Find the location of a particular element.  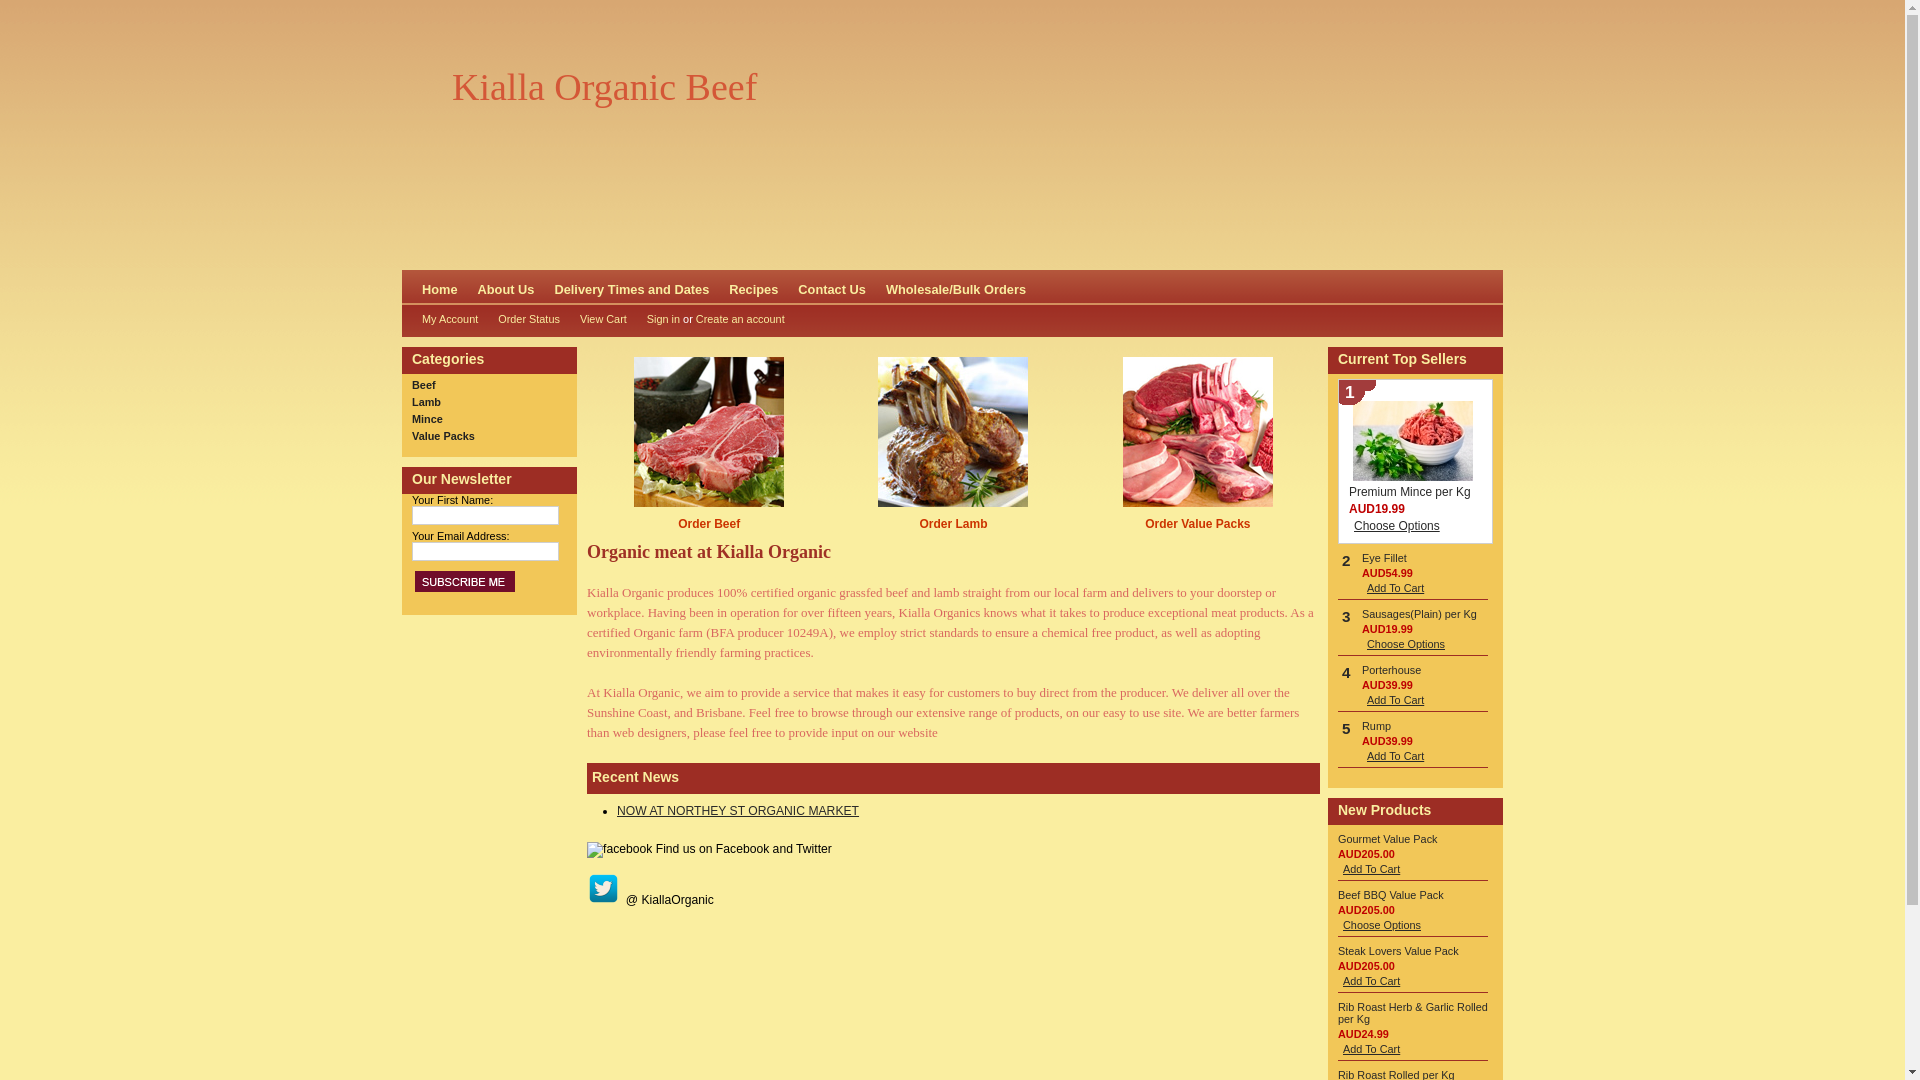

'Recipes' is located at coordinates (719, 288).